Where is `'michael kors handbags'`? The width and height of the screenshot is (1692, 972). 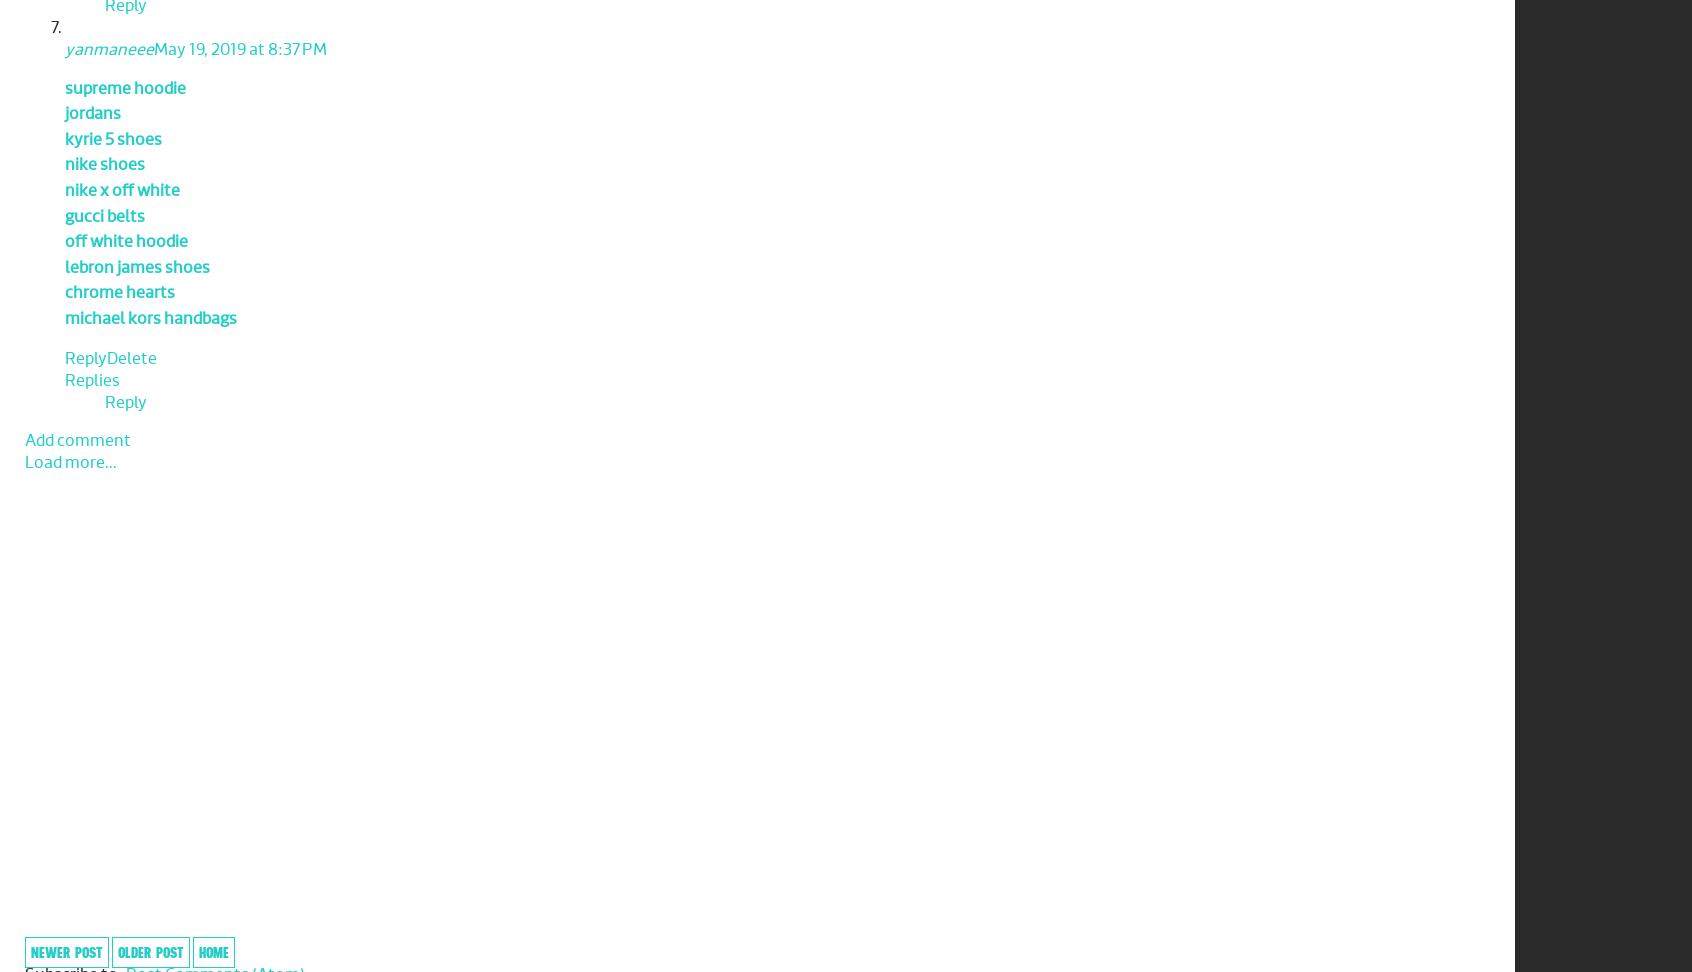 'michael kors handbags' is located at coordinates (149, 318).